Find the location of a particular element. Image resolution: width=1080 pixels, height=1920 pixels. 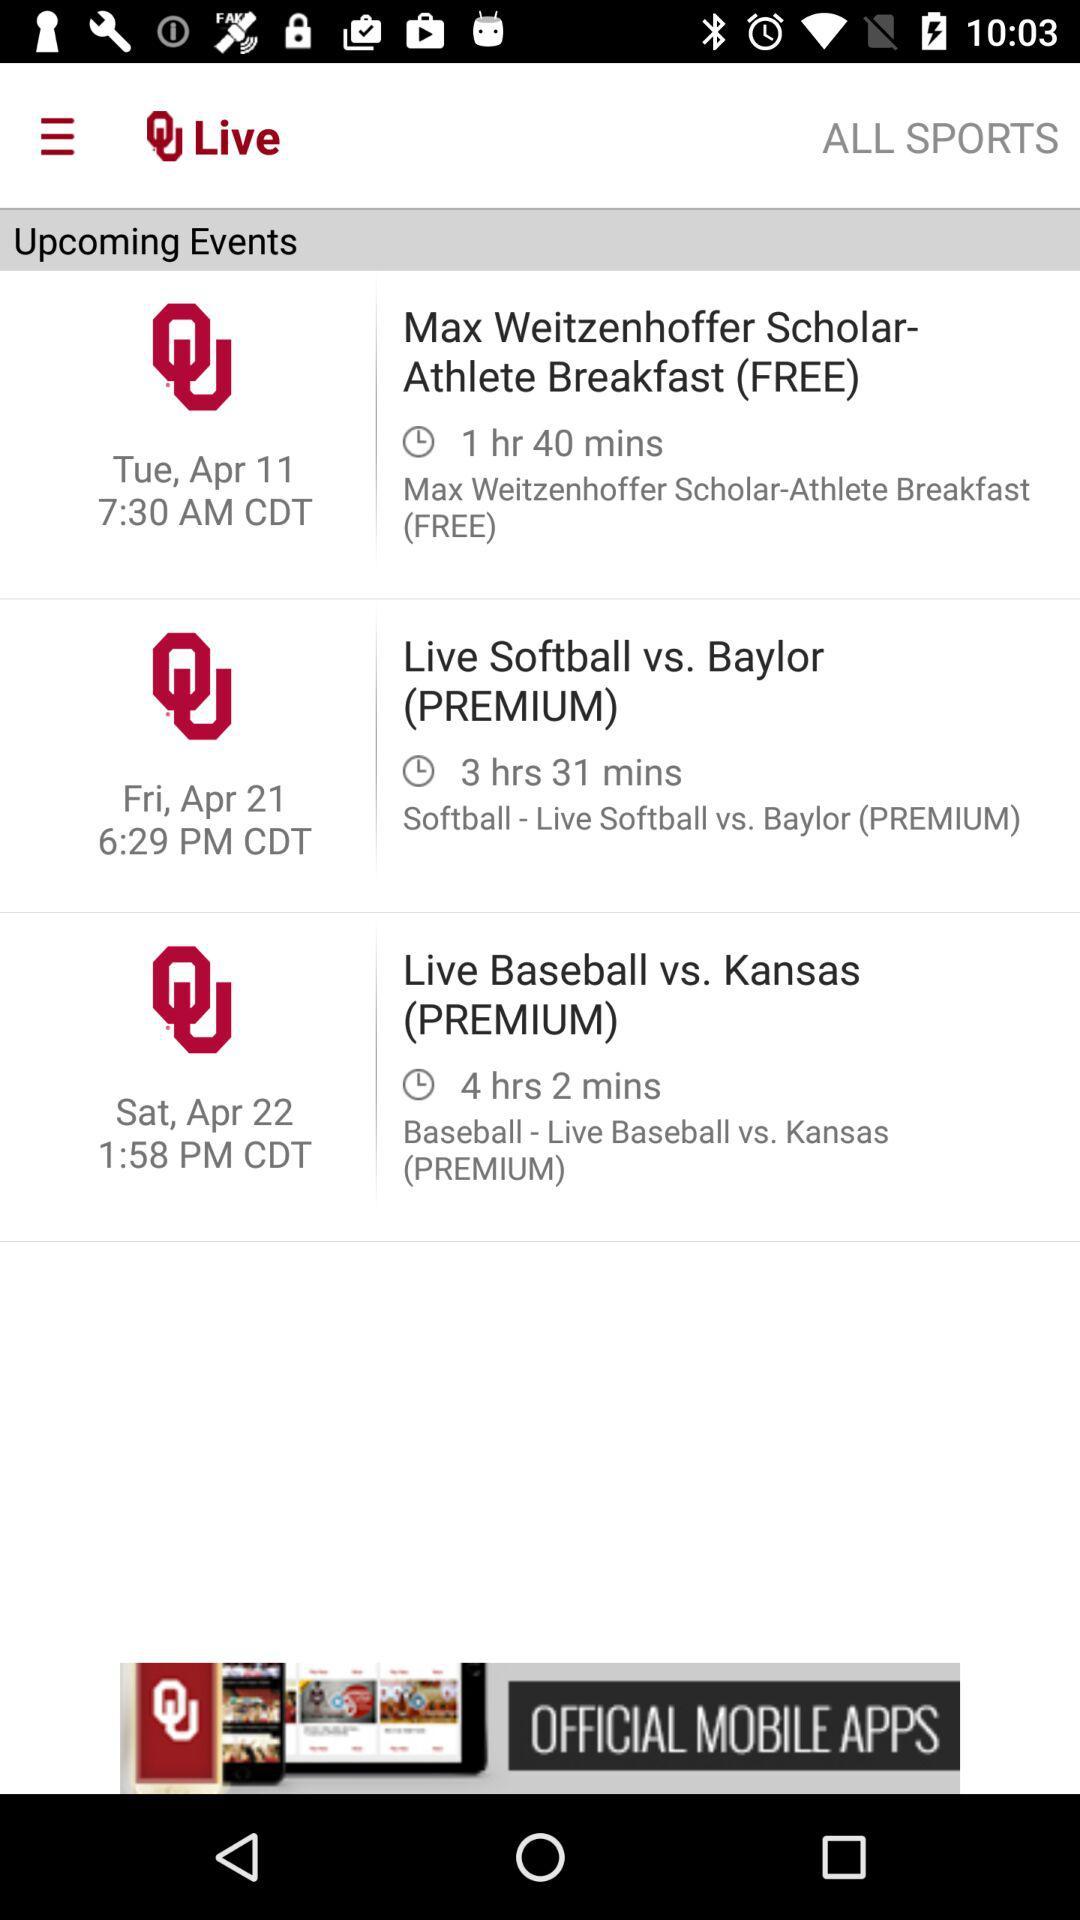

switch to a phone site is located at coordinates (540, 1727).